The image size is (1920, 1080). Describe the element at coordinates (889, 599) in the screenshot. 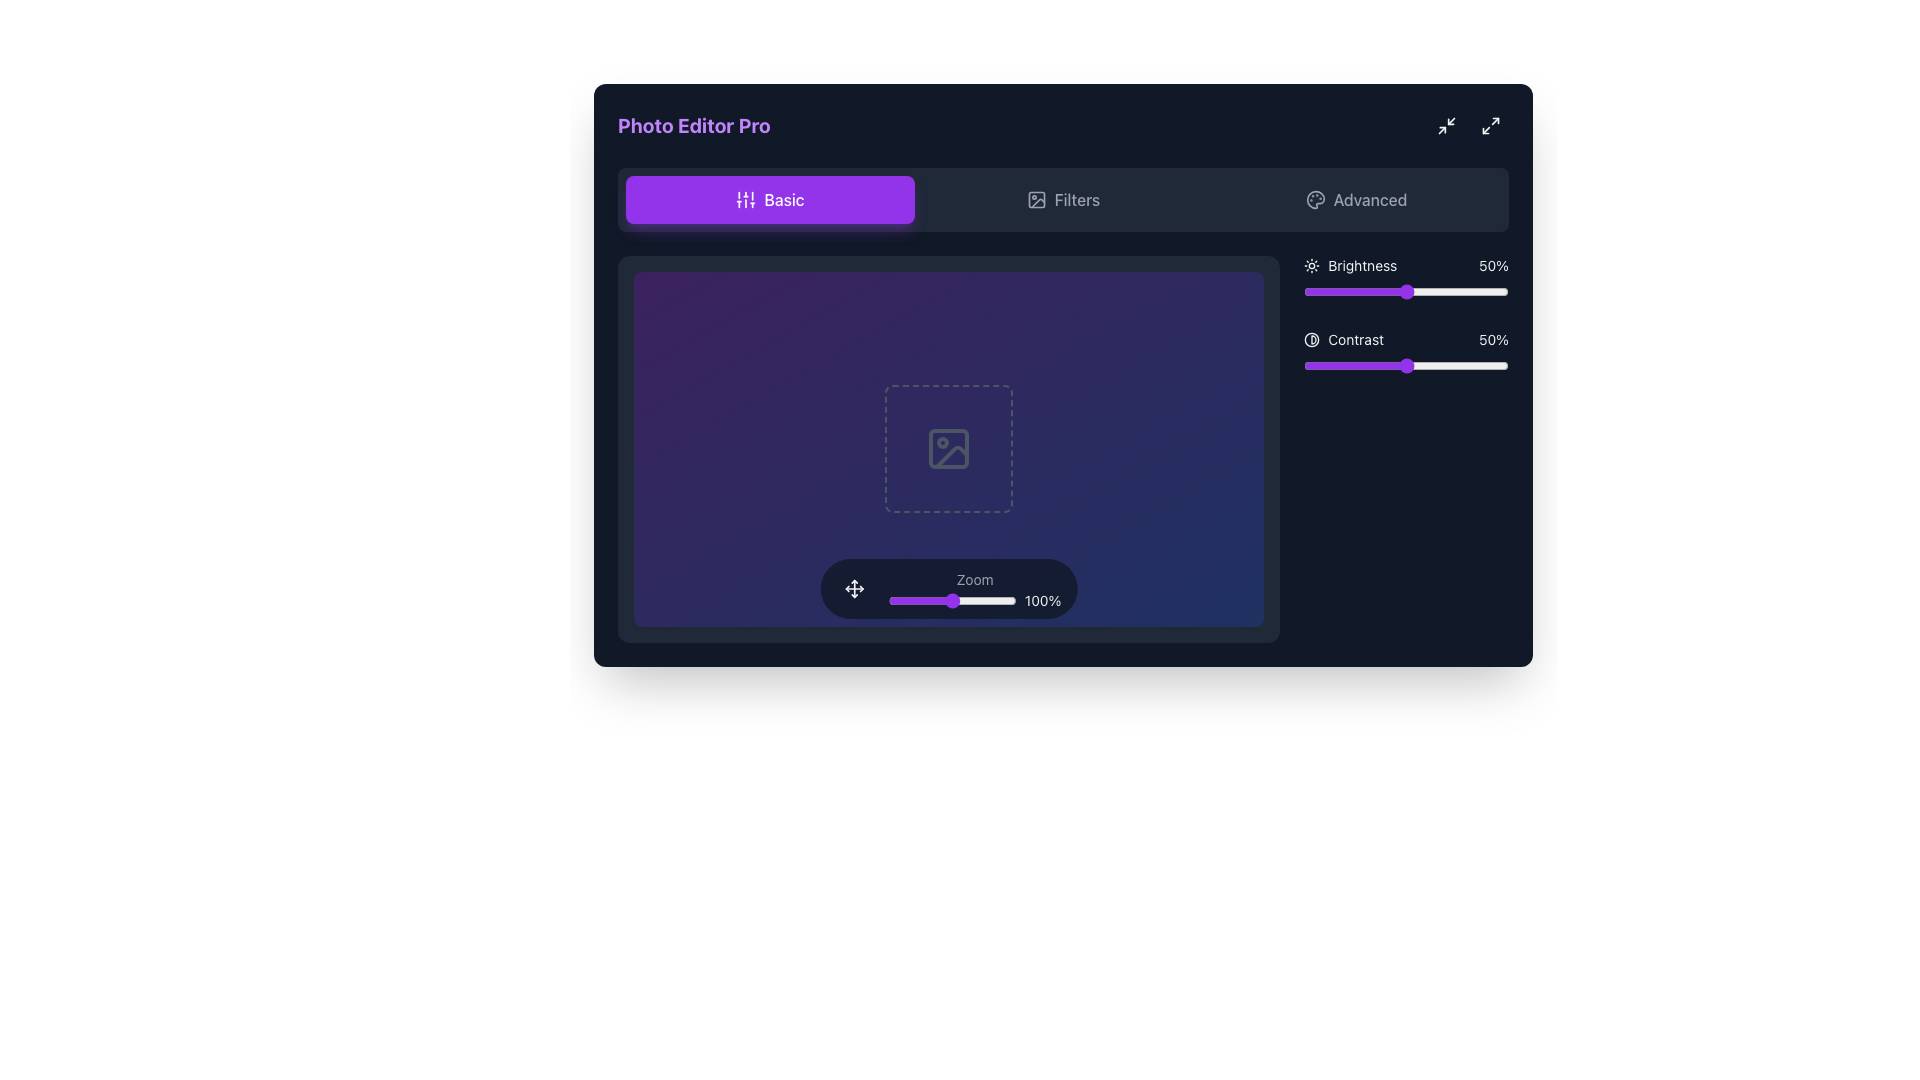

I see `the zoom level` at that location.